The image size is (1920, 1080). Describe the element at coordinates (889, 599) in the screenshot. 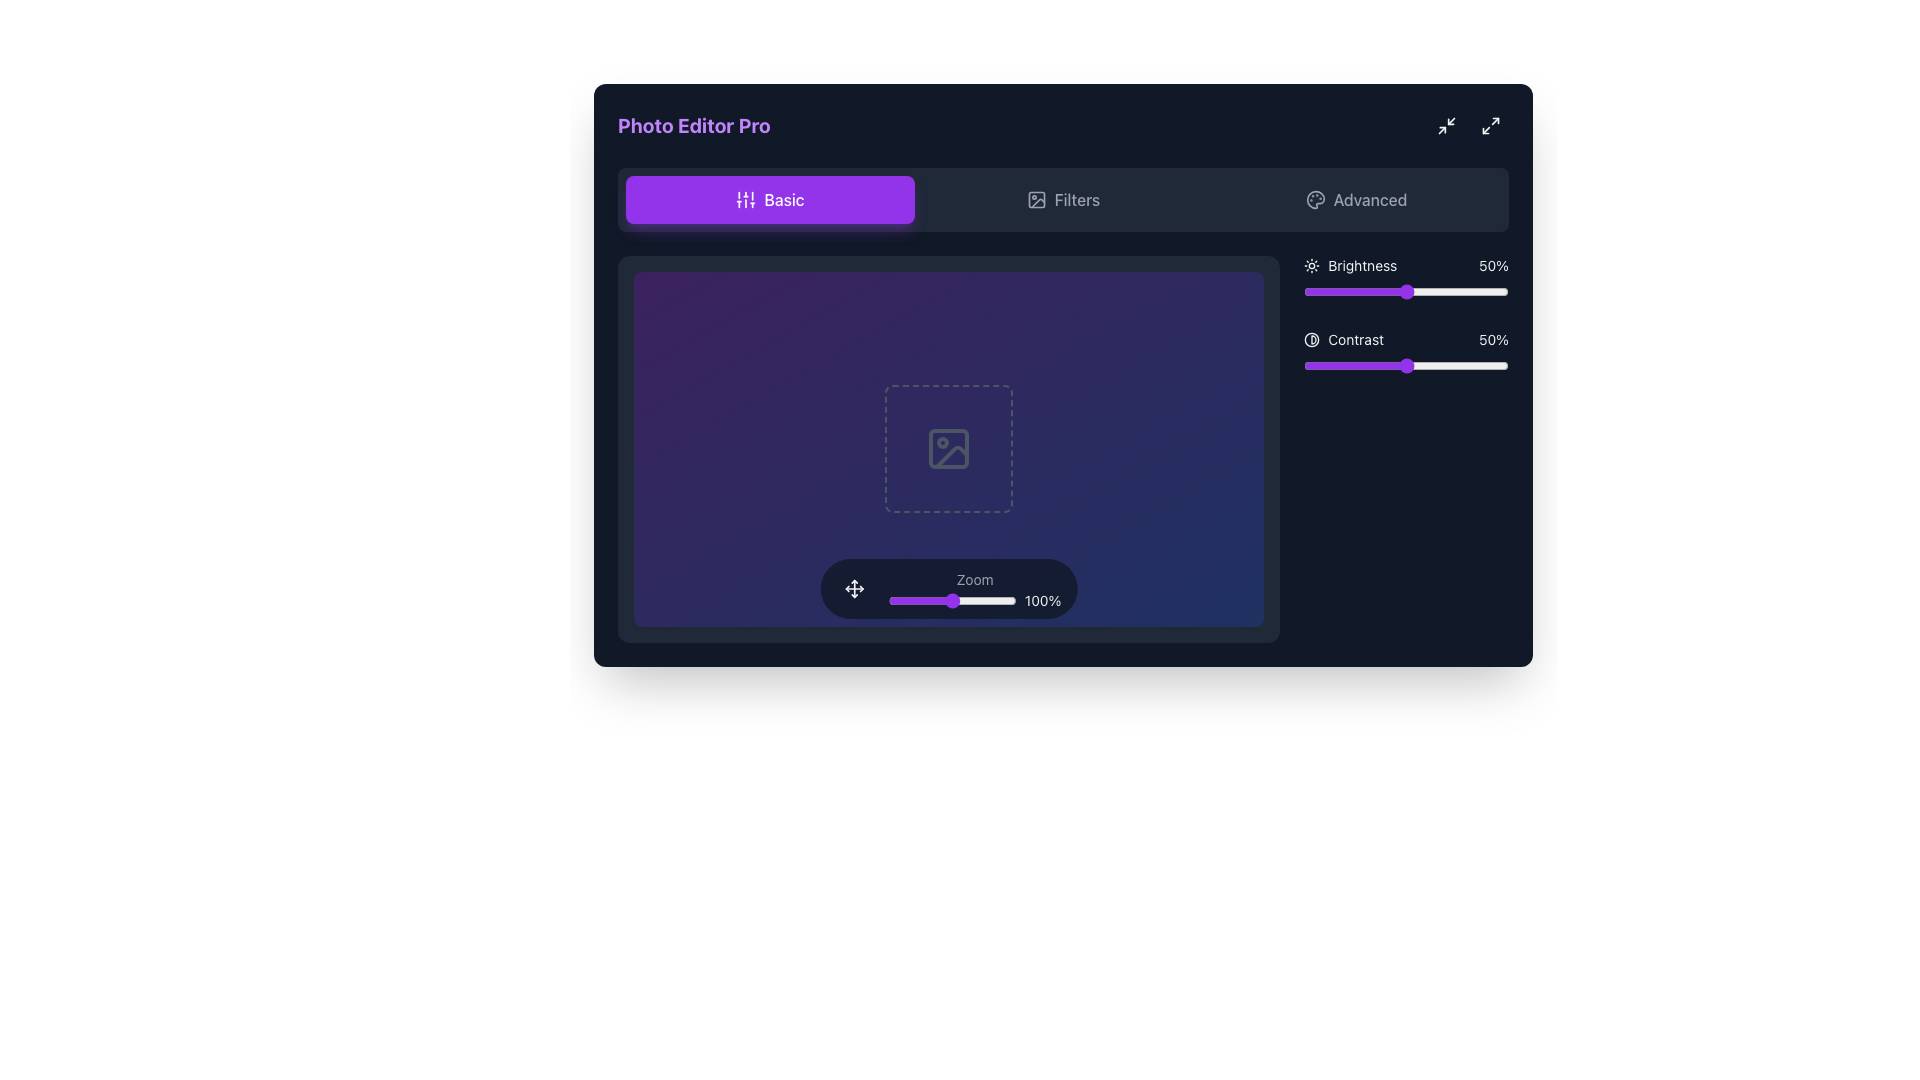

I see `the zoom level` at that location.